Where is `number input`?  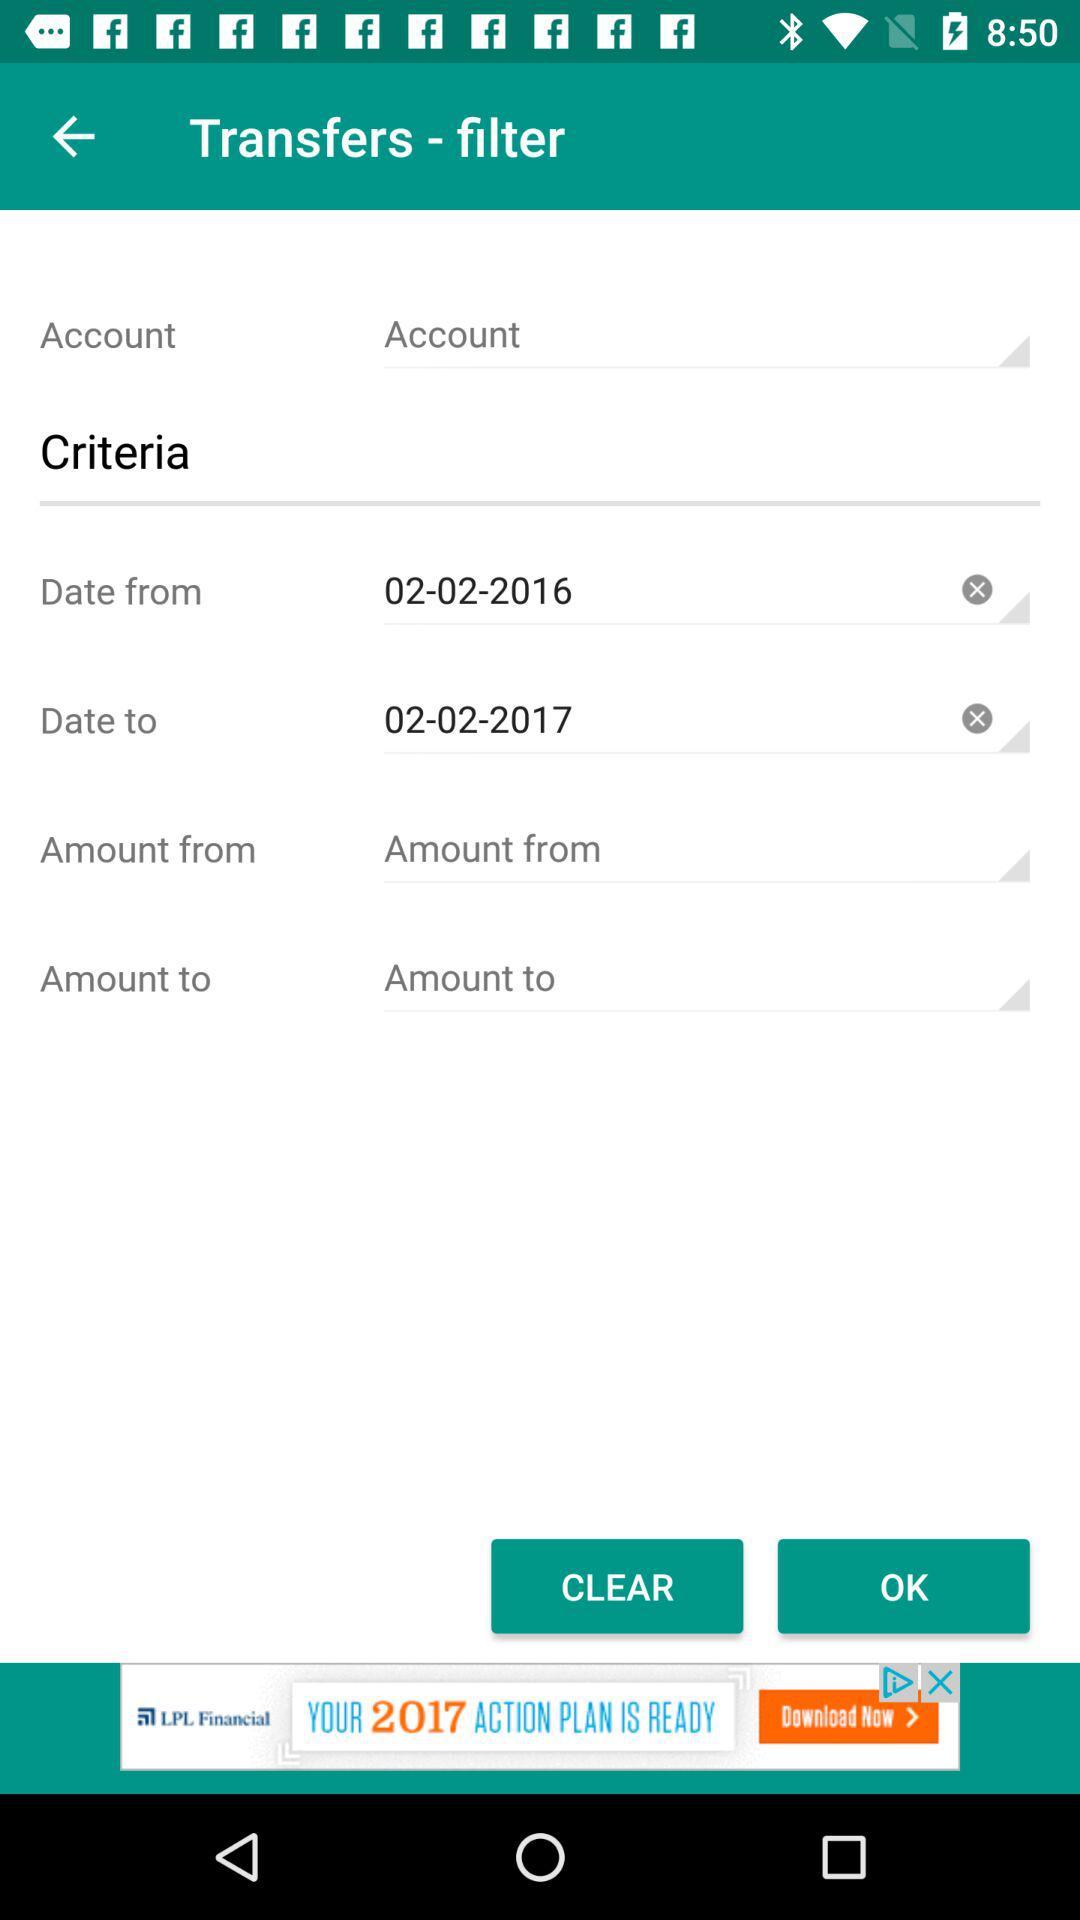
number input is located at coordinates (705, 977).